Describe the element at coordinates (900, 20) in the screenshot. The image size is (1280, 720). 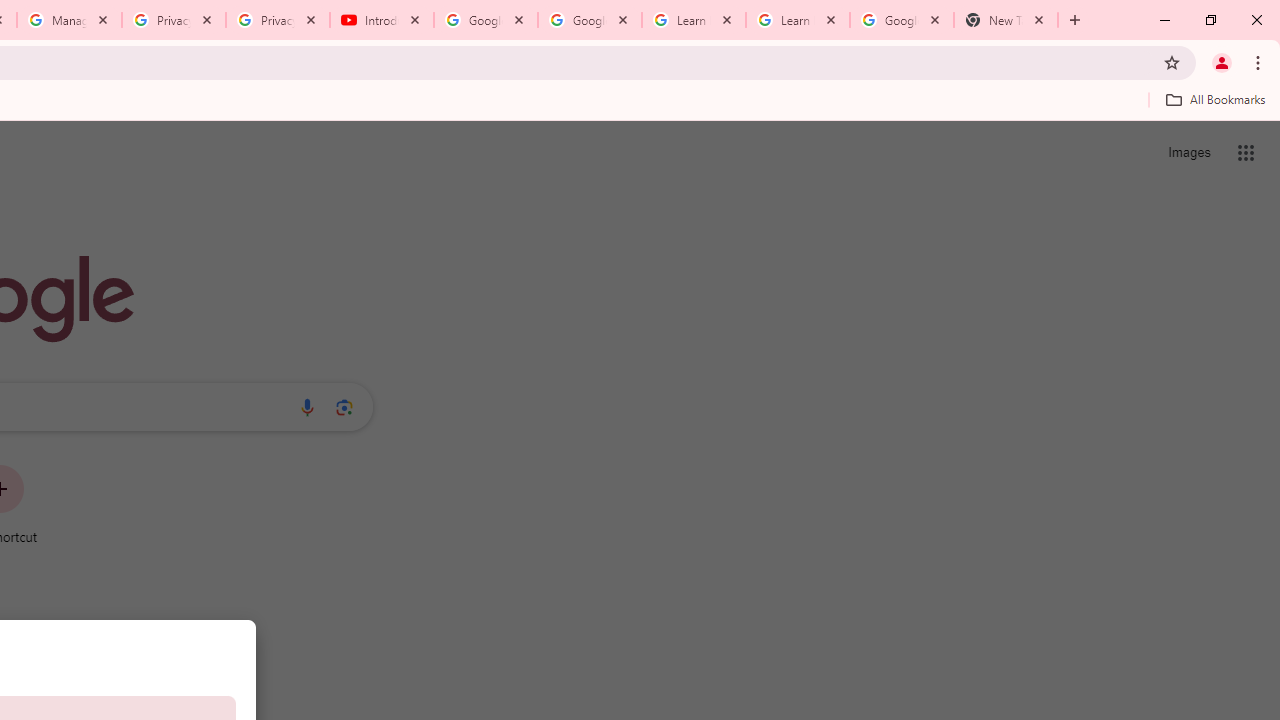
I see `'Google Account'` at that location.